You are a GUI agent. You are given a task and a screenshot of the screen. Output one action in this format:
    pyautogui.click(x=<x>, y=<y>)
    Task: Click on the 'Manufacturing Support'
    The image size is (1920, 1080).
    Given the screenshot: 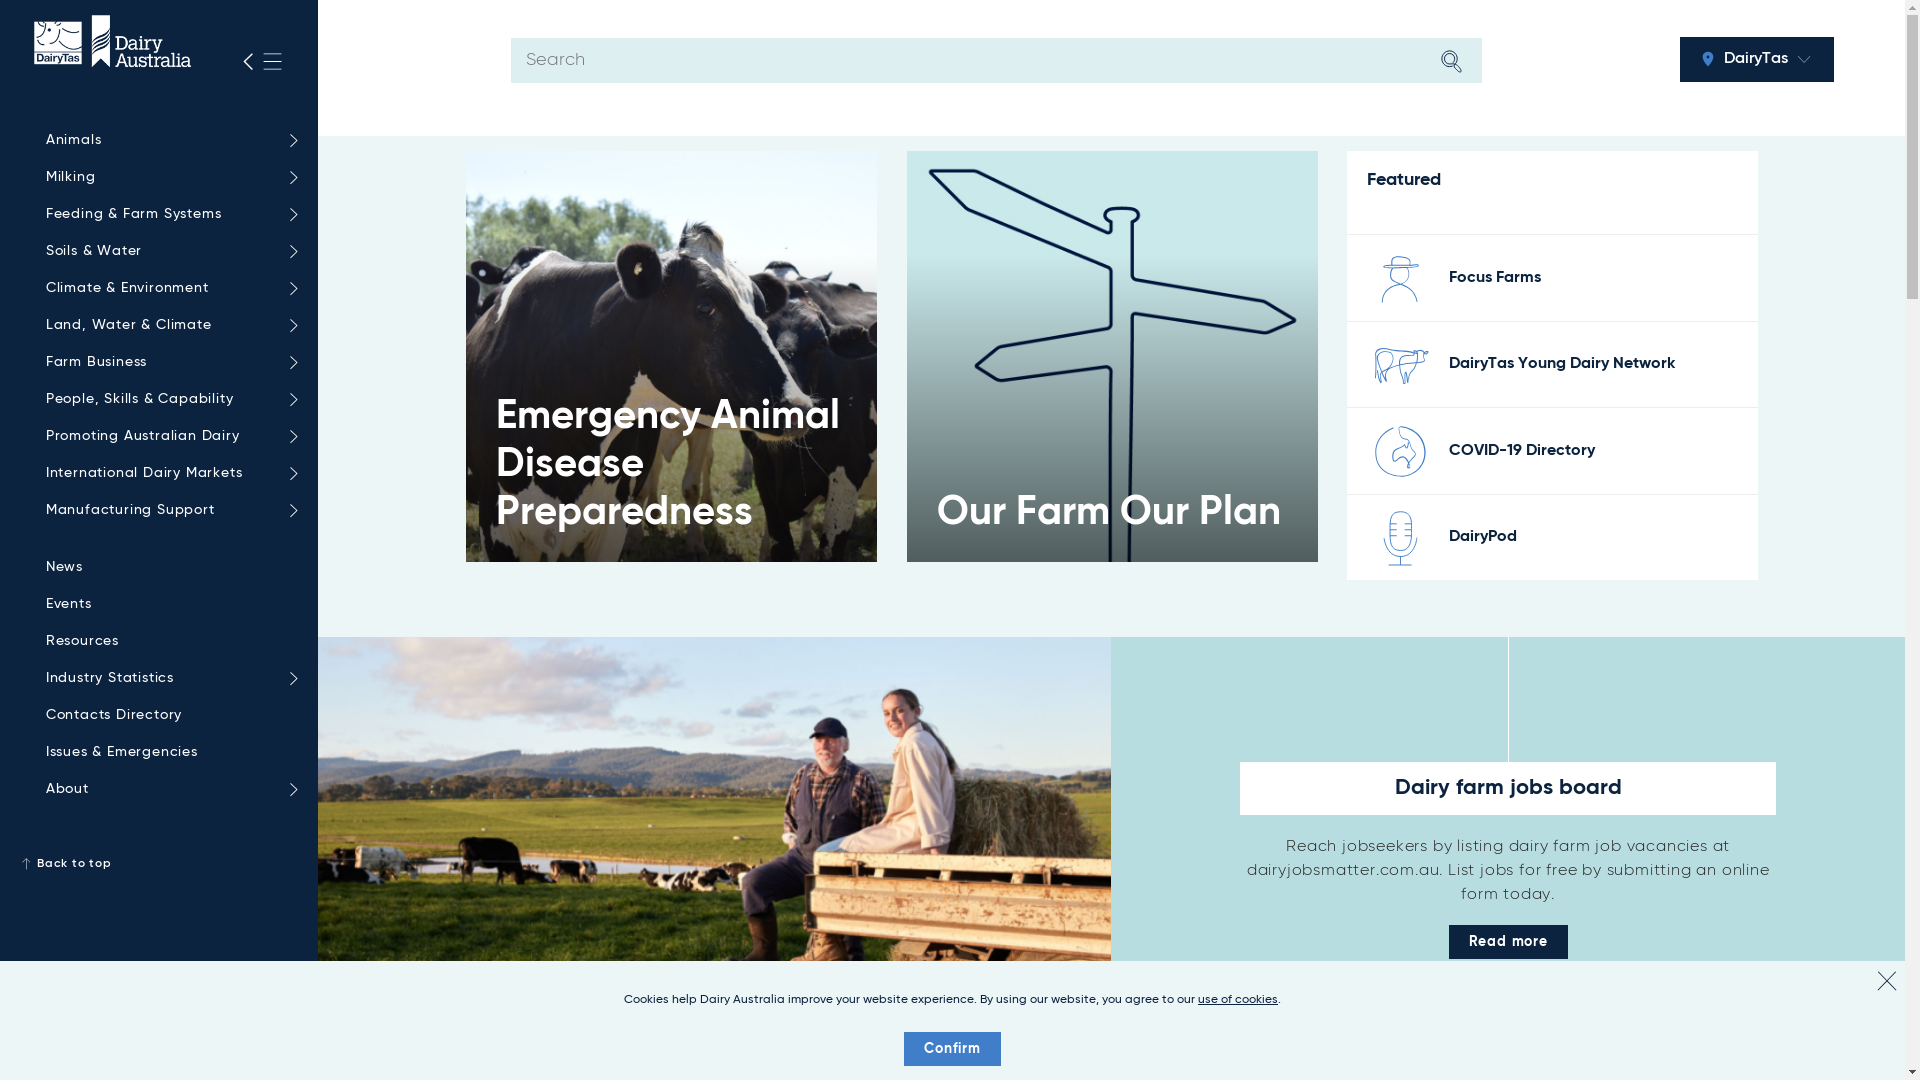 What is the action you would take?
    pyautogui.click(x=167, y=509)
    